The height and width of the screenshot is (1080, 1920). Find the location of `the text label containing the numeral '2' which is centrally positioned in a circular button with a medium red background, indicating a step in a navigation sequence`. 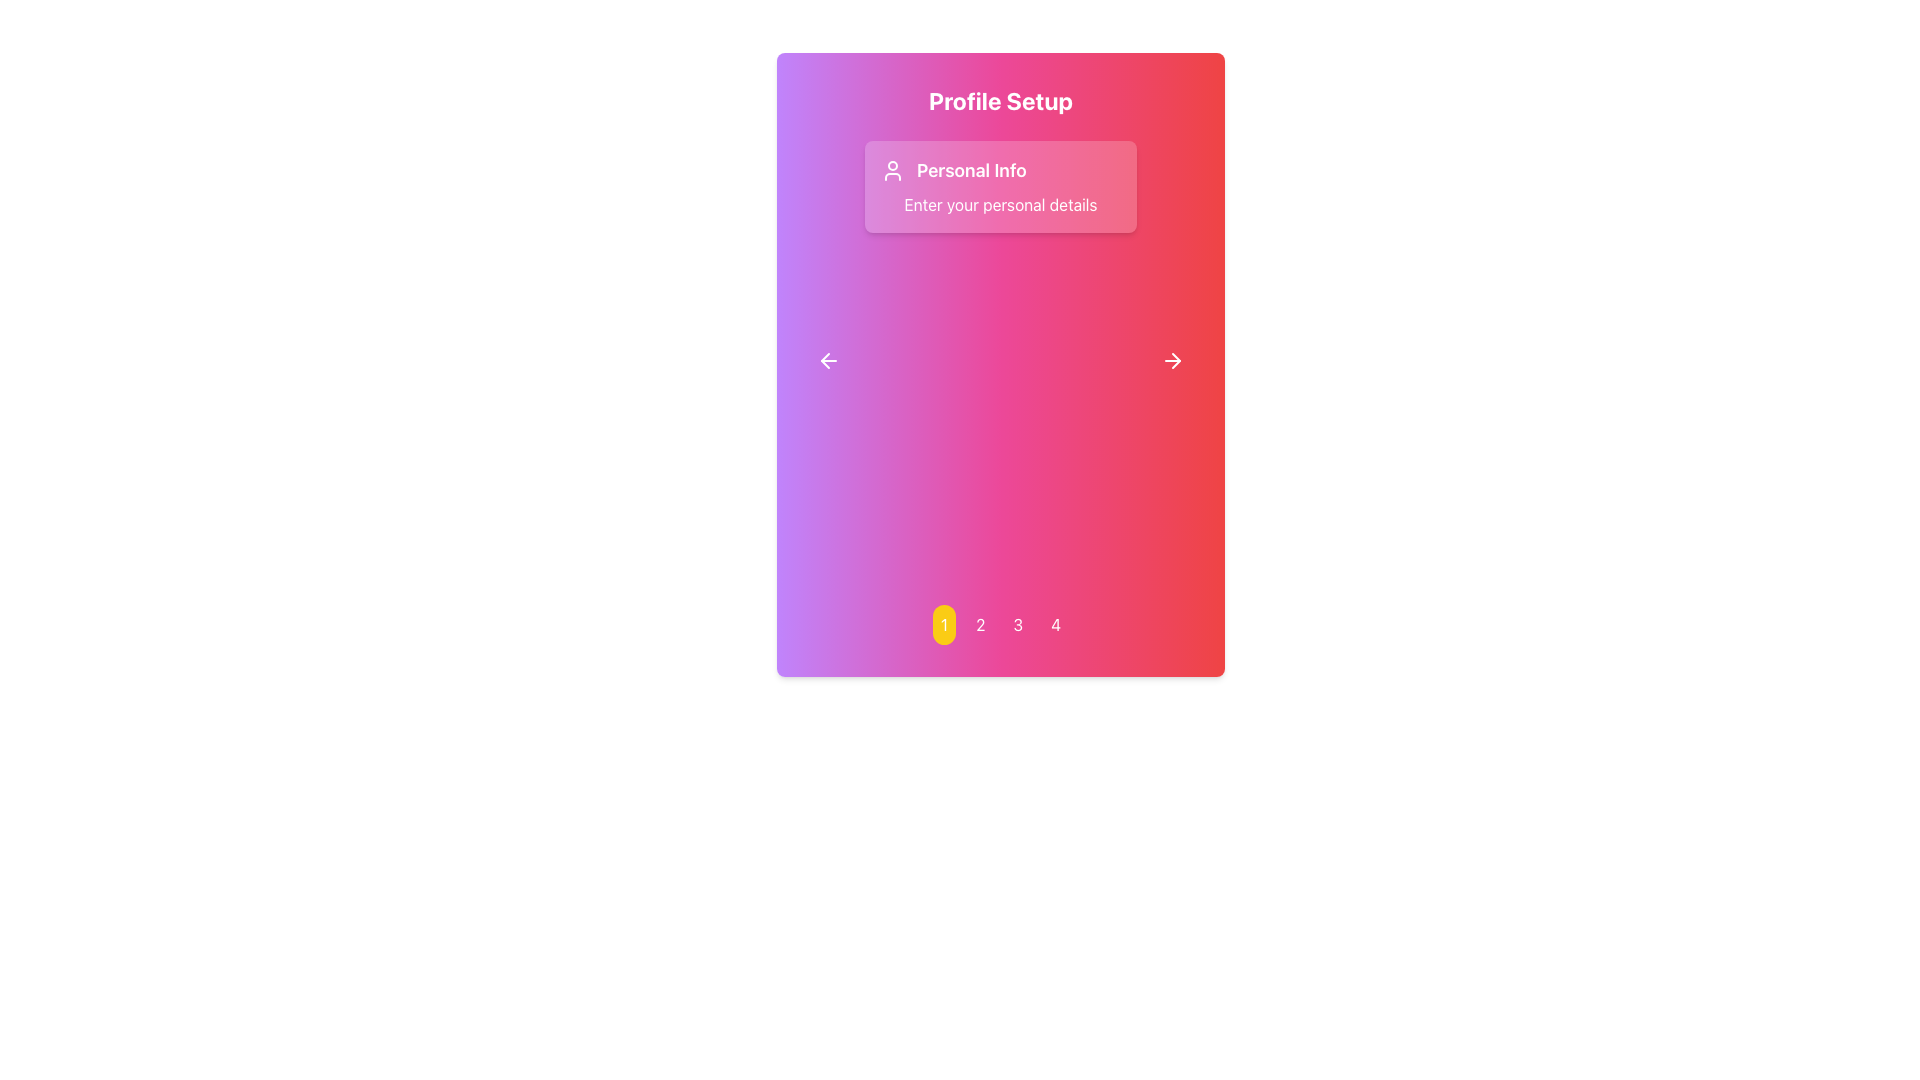

the text label containing the numeral '2' which is centrally positioned in a circular button with a medium red background, indicating a step in a navigation sequence is located at coordinates (980, 623).